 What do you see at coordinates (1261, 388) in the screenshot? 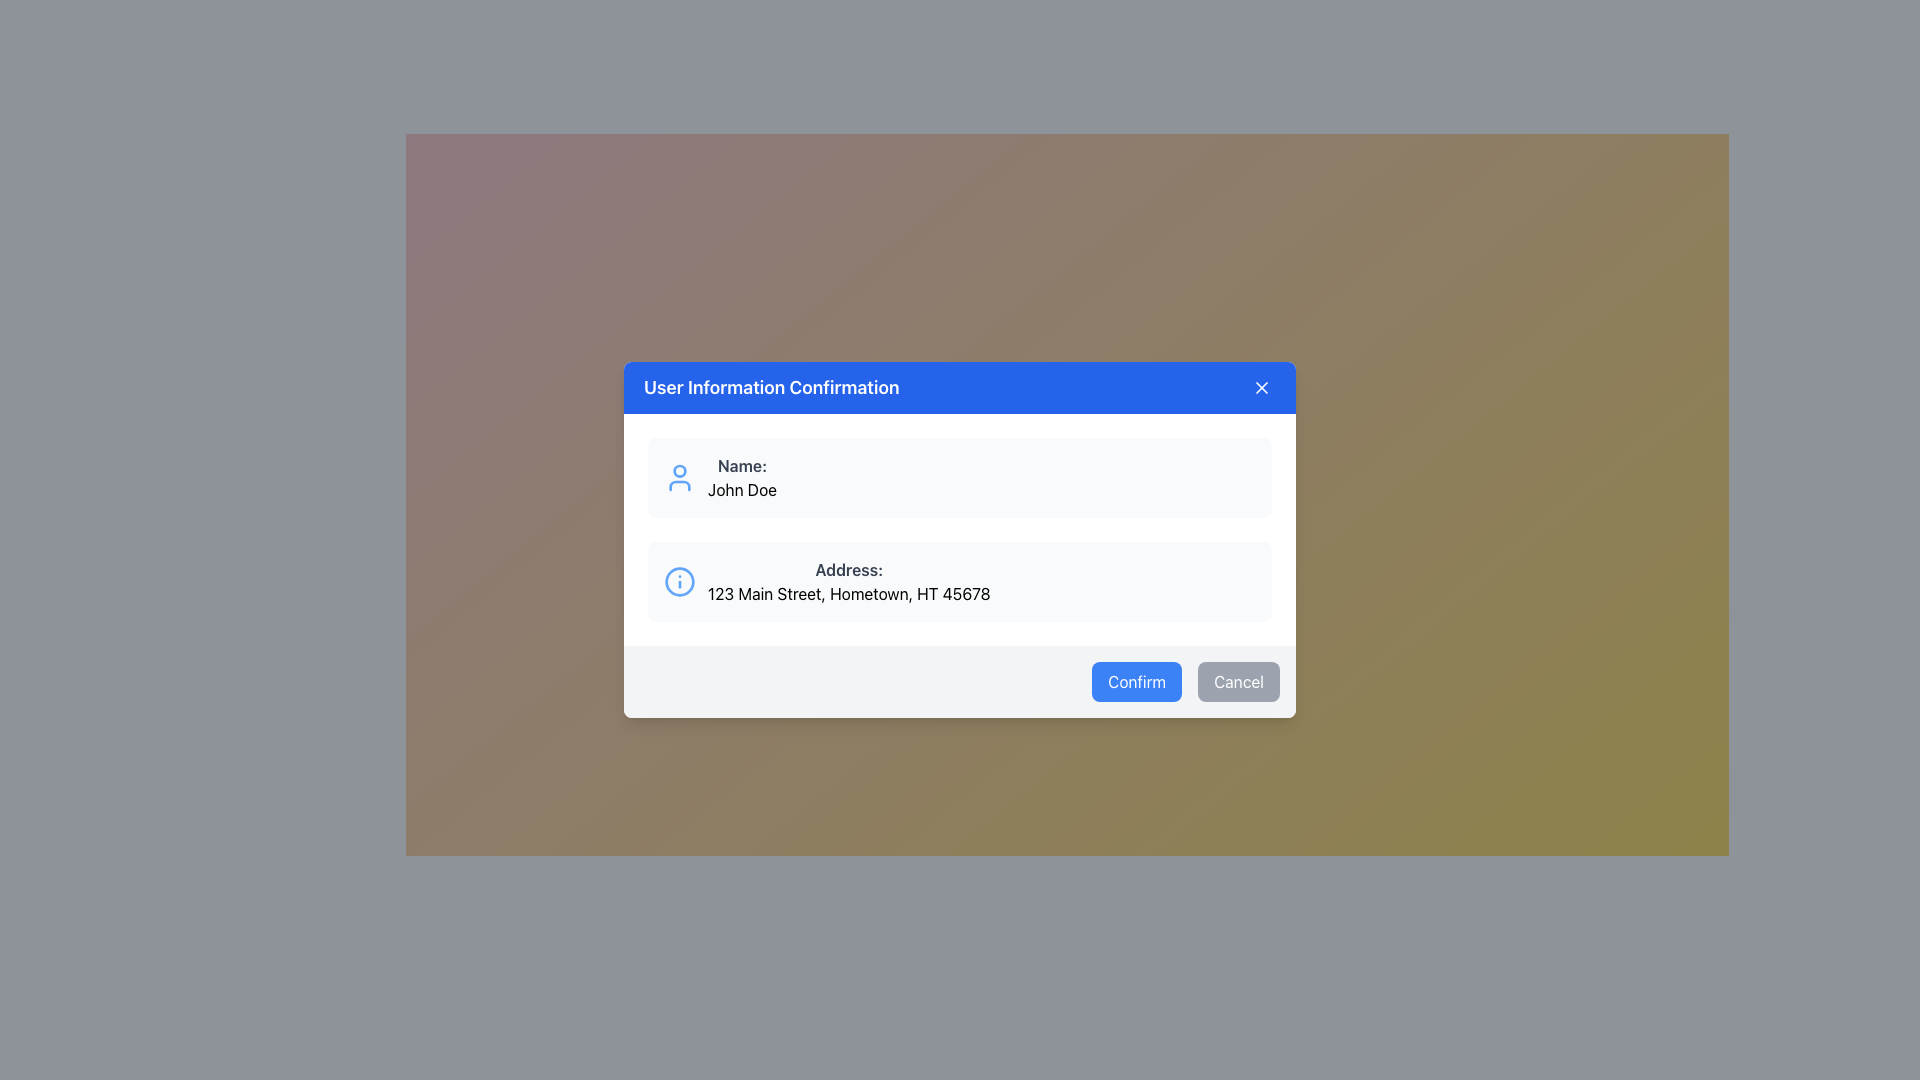
I see `the small blue button with an 'X' icon in the top-right corner of the modal dialog` at bounding box center [1261, 388].